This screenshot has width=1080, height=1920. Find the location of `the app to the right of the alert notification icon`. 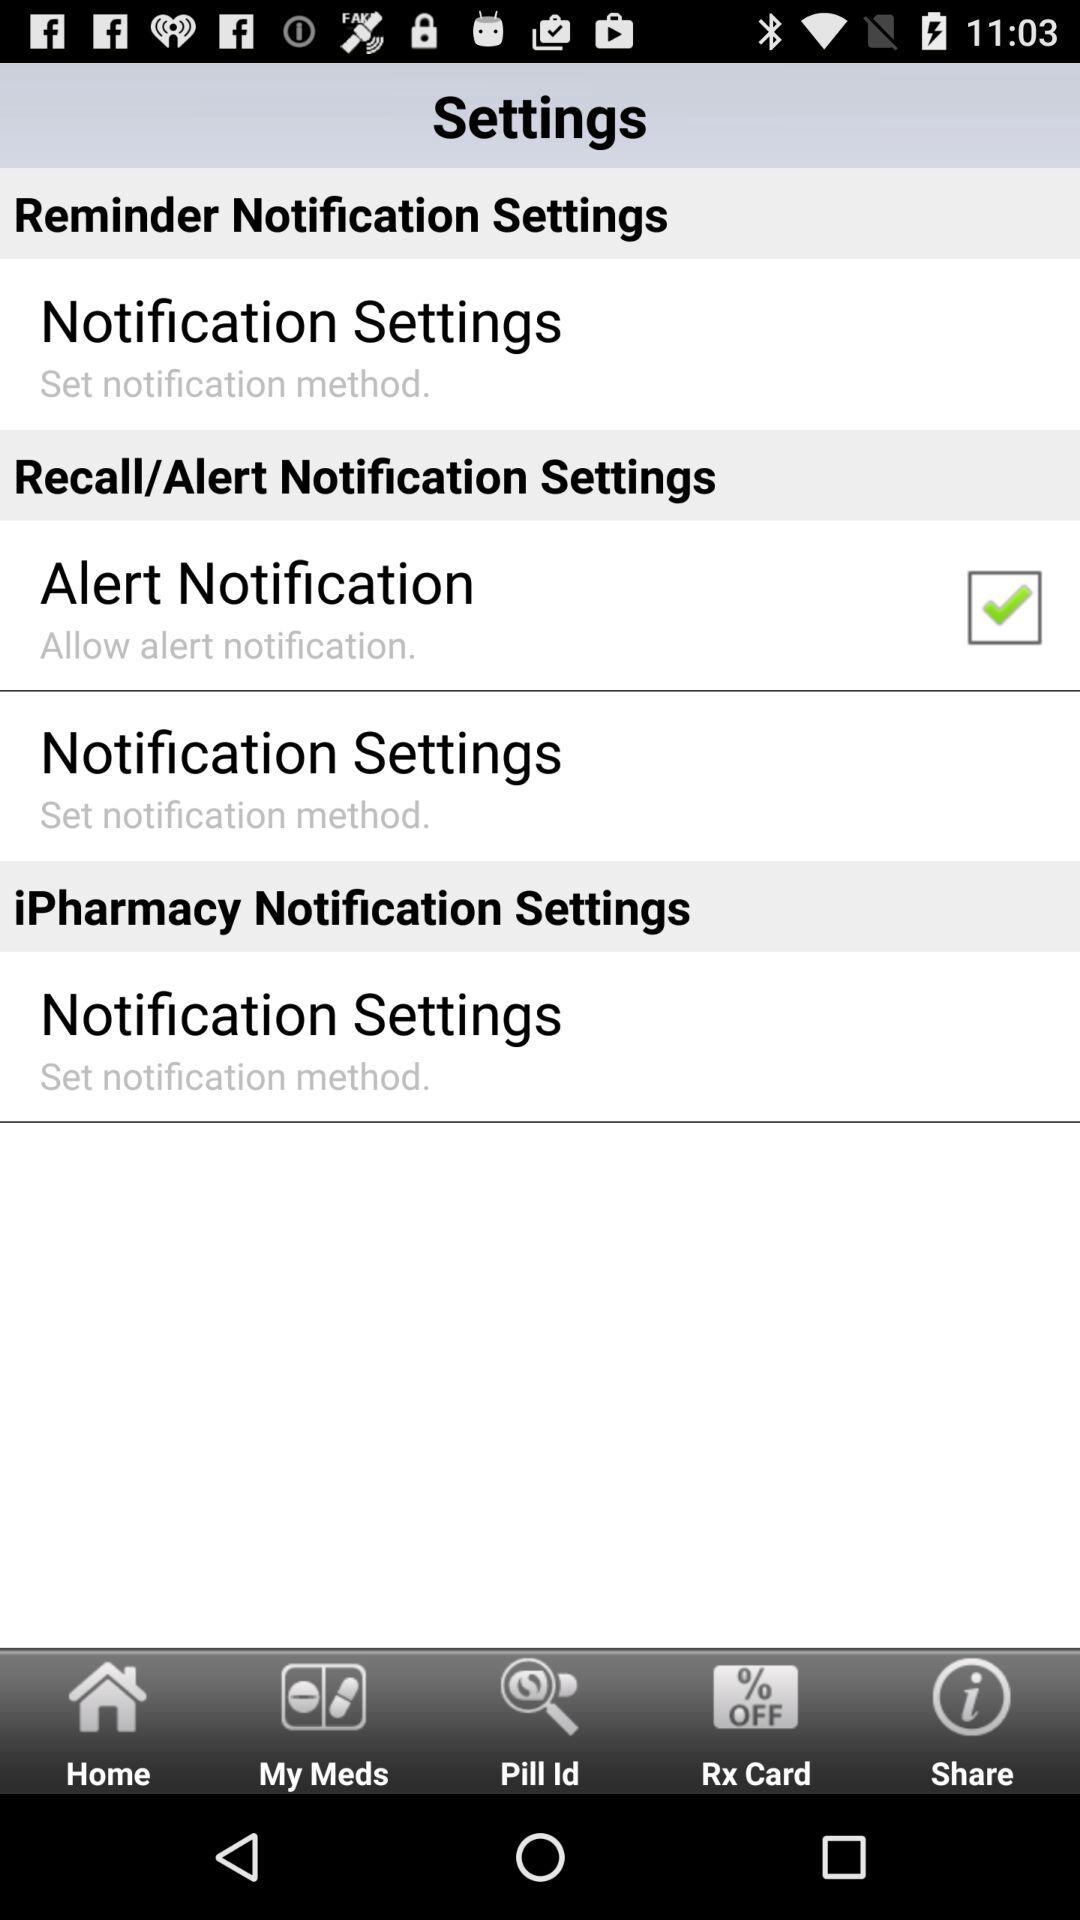

the app to the right of the alert notification icon is located at coordinates (1003, 604).